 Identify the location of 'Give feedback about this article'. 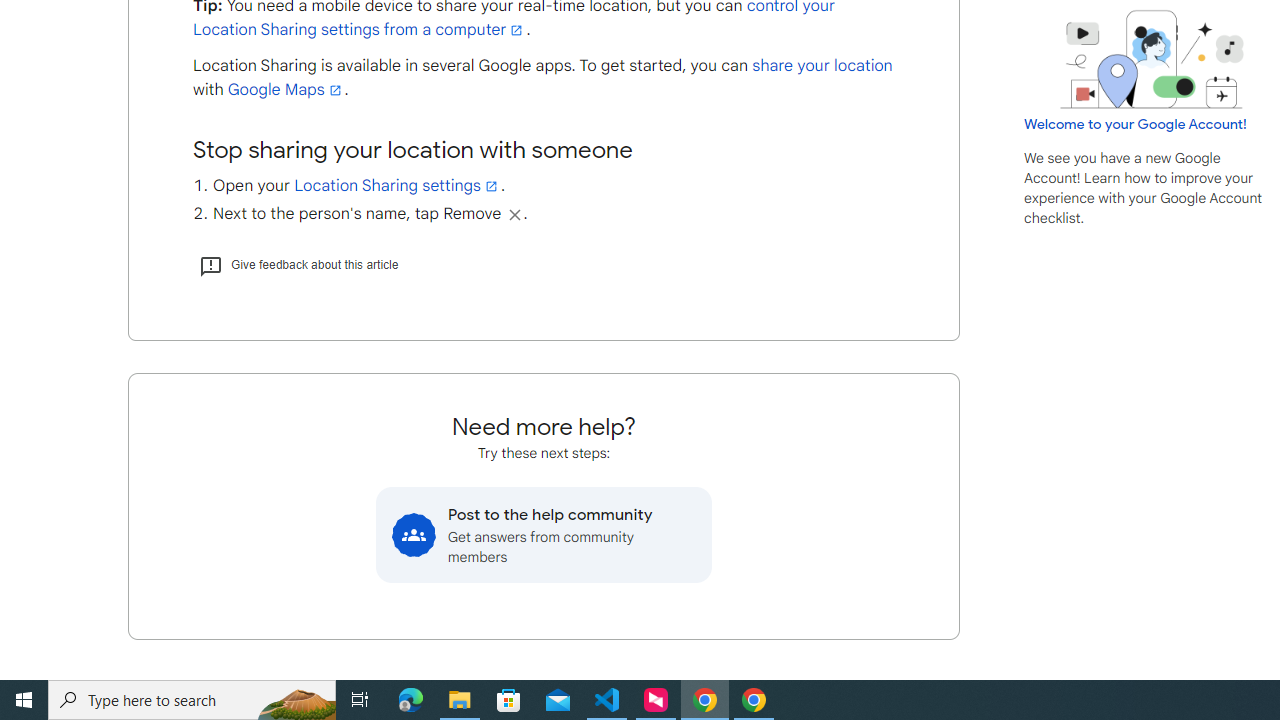
(297, 263).